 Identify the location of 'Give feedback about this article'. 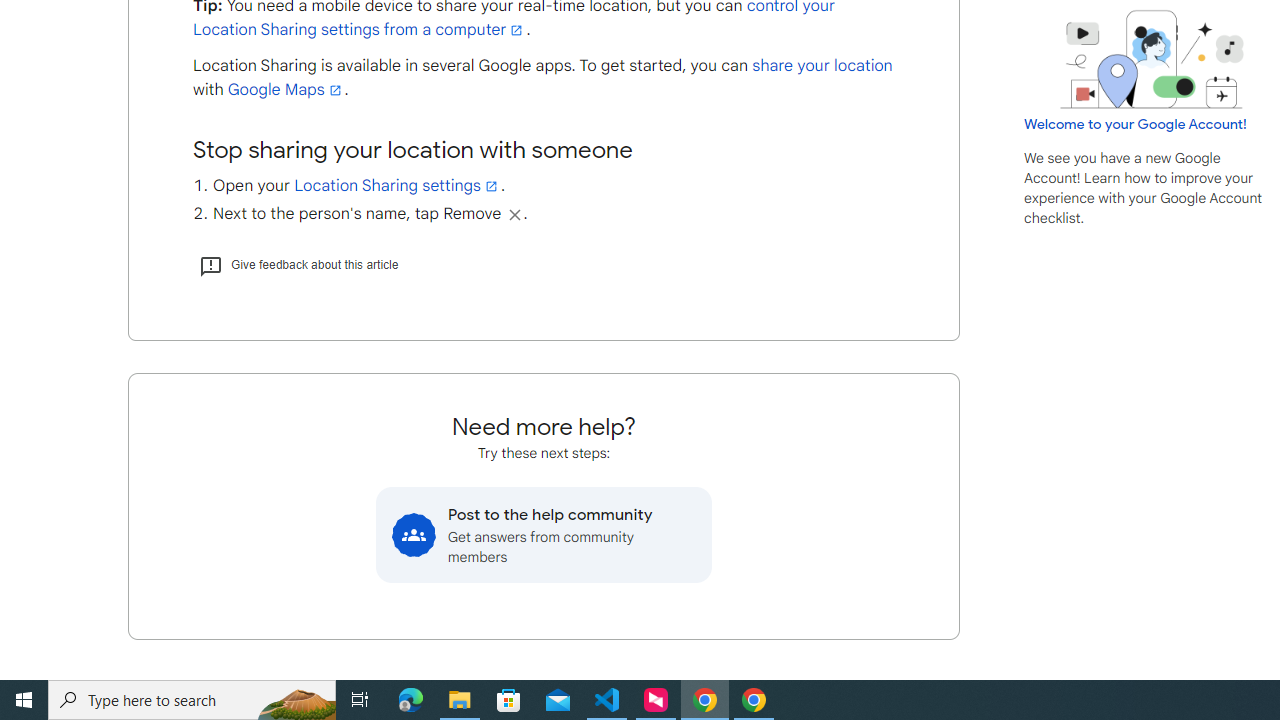
(297, 263).